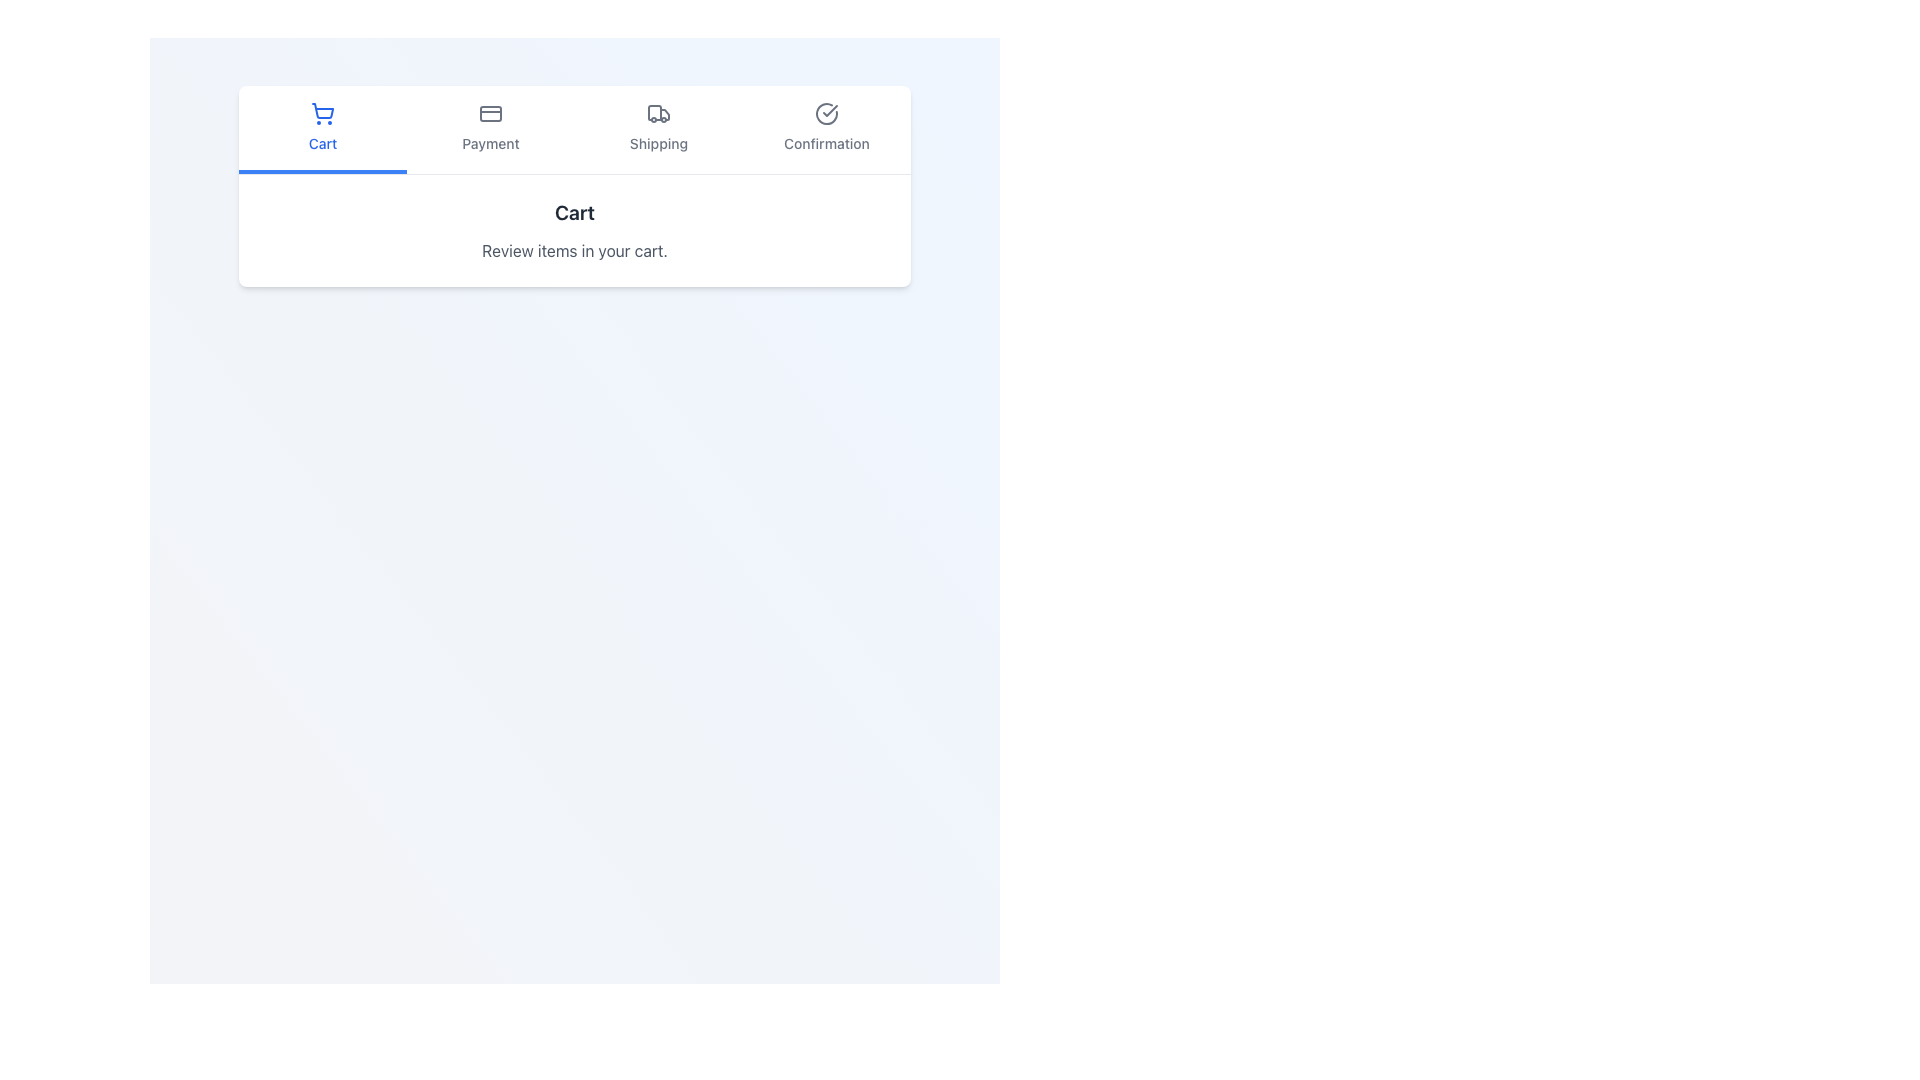  Describe the element at coordinates (574, 249) in the screenshot. I see `the static text element that displays 'Review items in your cart.' located below the 'Cart.' heading` at that location.